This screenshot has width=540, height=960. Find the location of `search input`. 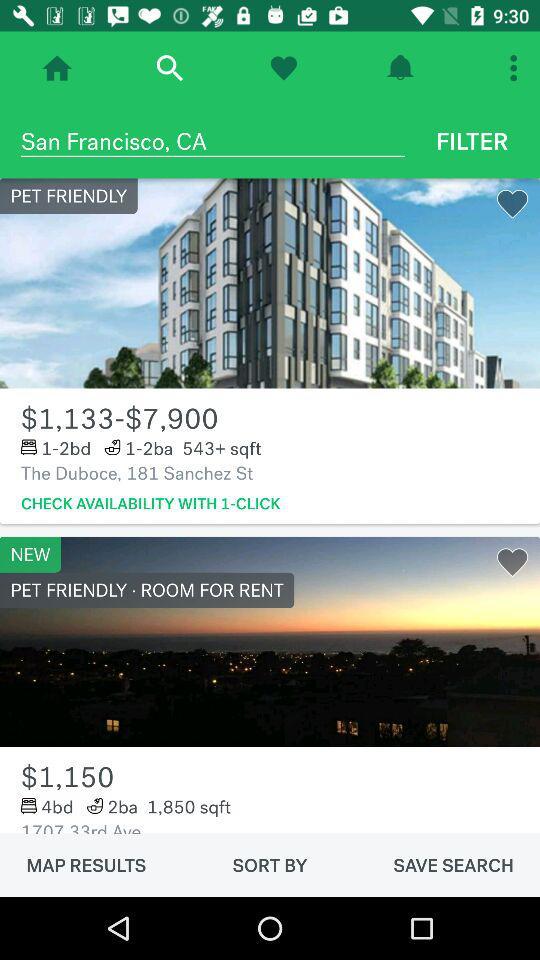

search input is located at coordinates (168, 68).